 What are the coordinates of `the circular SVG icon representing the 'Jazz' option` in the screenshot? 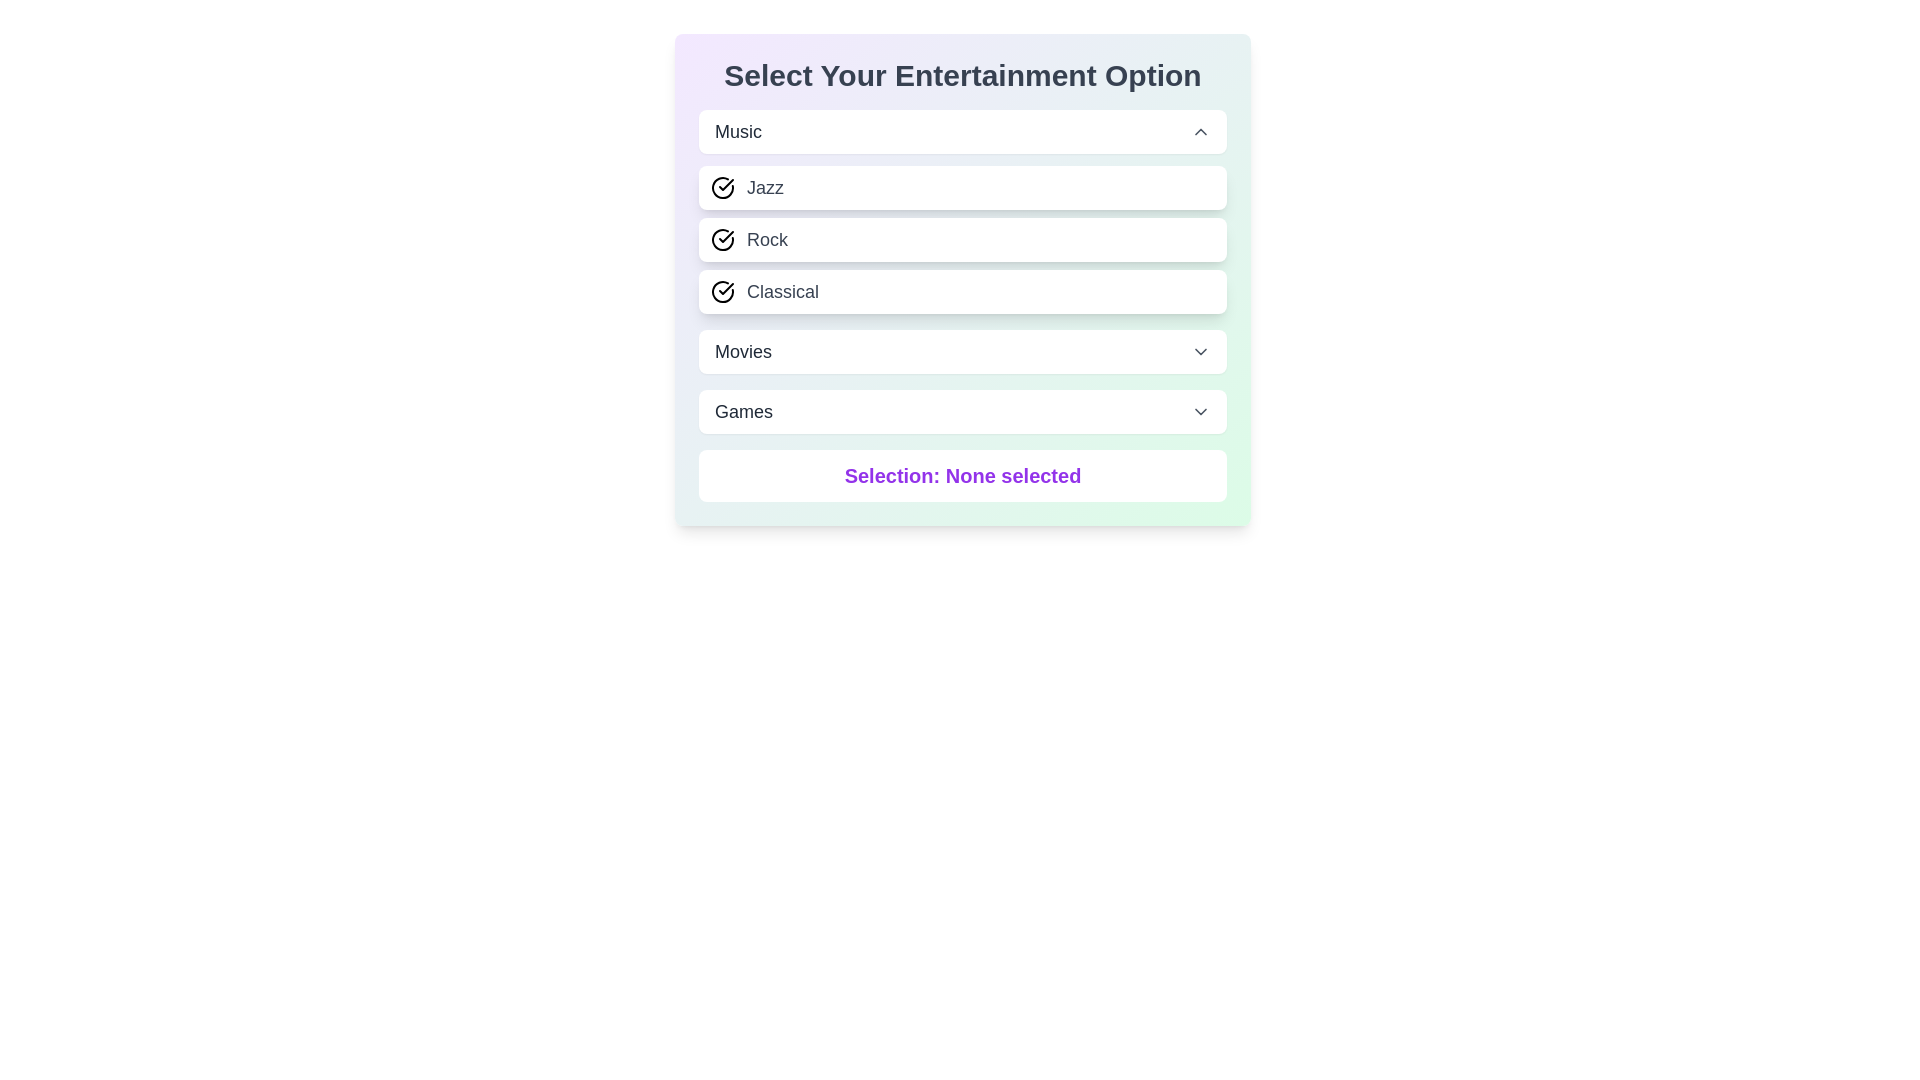 It's located at (722, 188).